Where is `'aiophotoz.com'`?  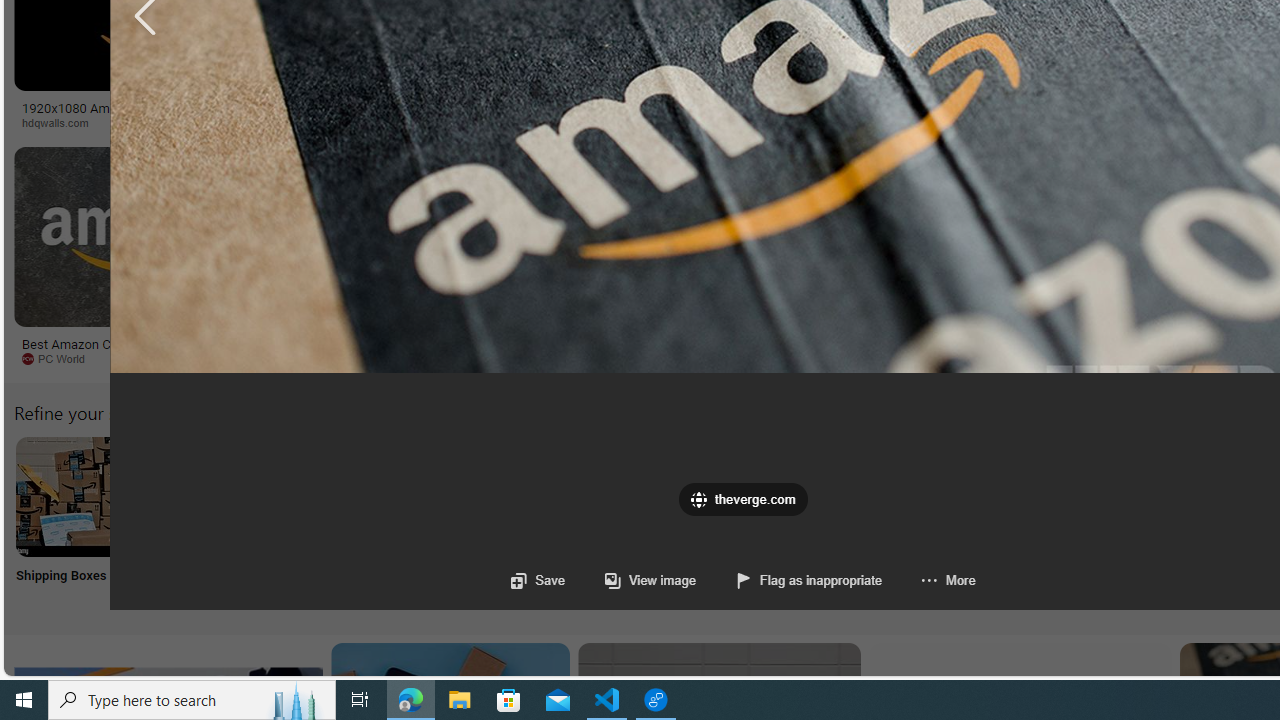
'aiophotoz.com' is located at coordinates (666, 358).